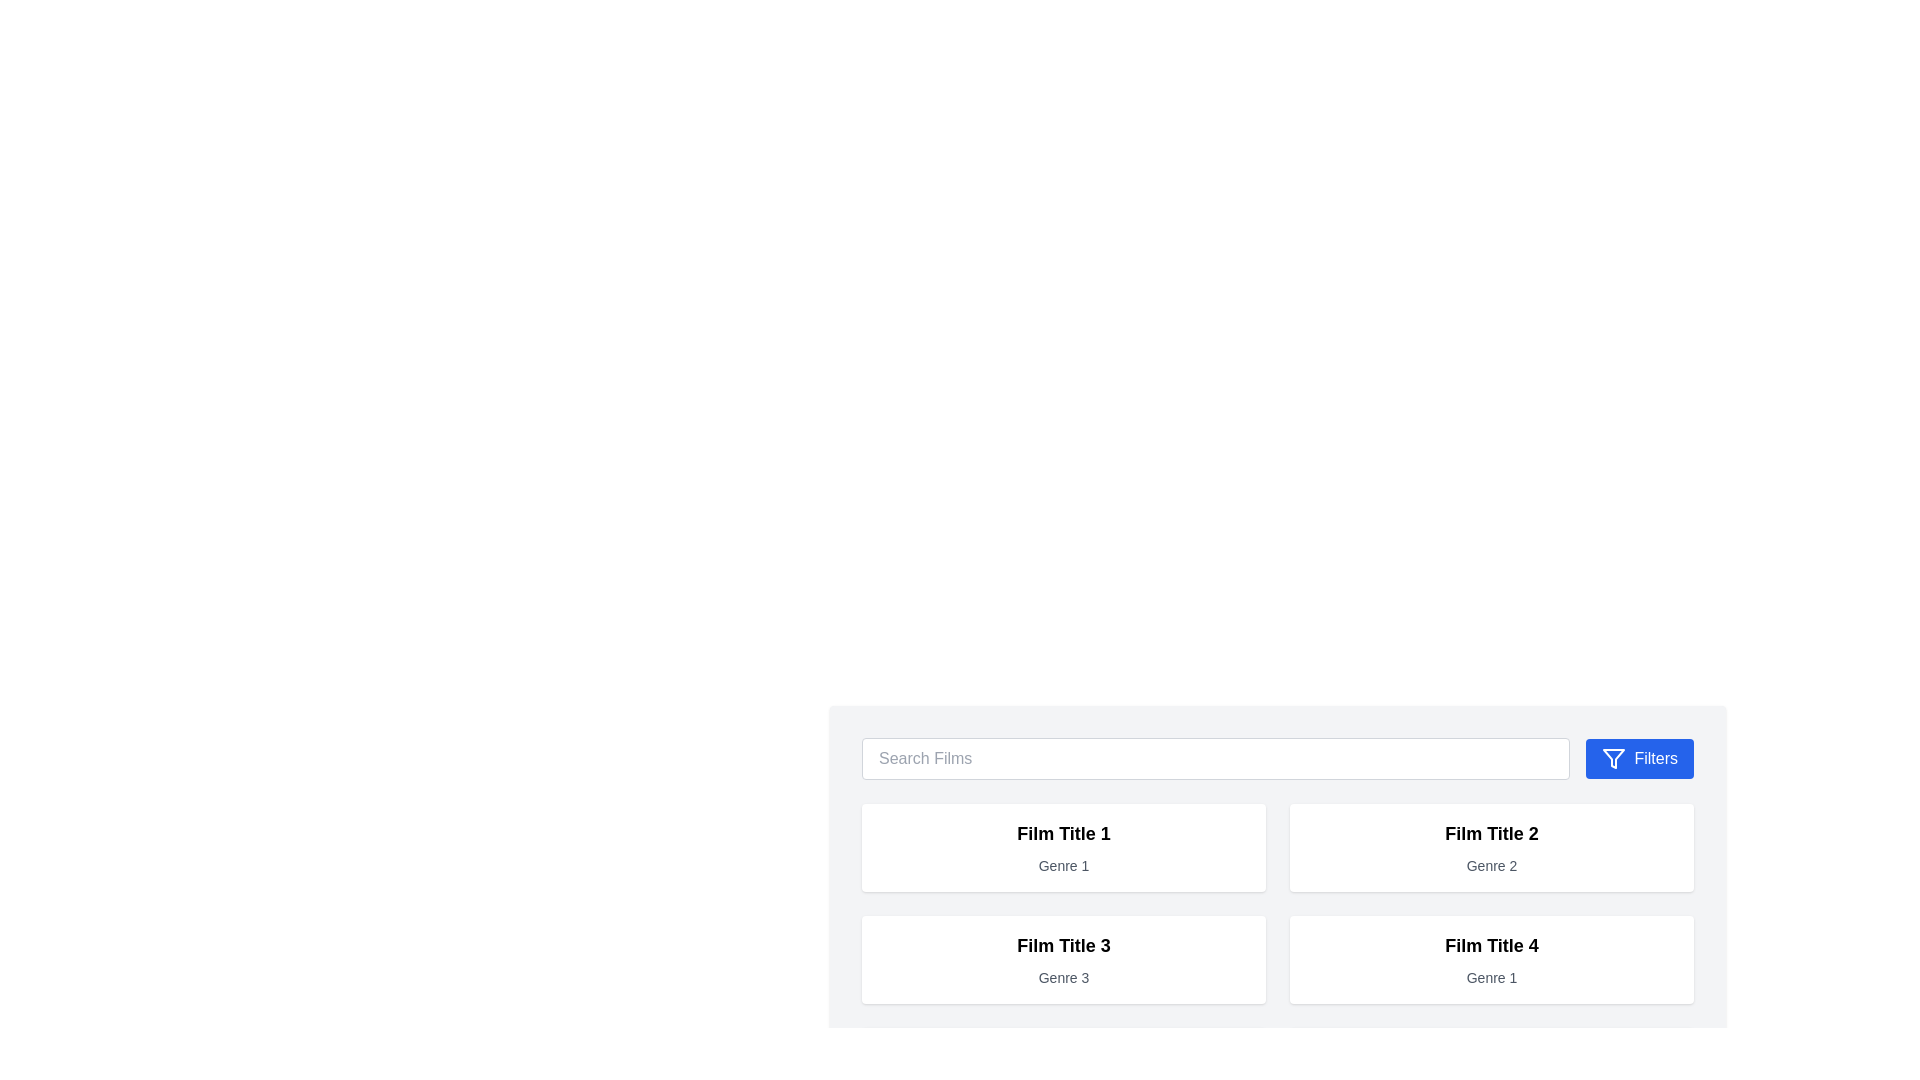  What do you see at coordinates (1276, 759) in the screenshot?
I see `the search bar input field labeled 'Search Films' to focus on it` at bounding box center [1276, 759].